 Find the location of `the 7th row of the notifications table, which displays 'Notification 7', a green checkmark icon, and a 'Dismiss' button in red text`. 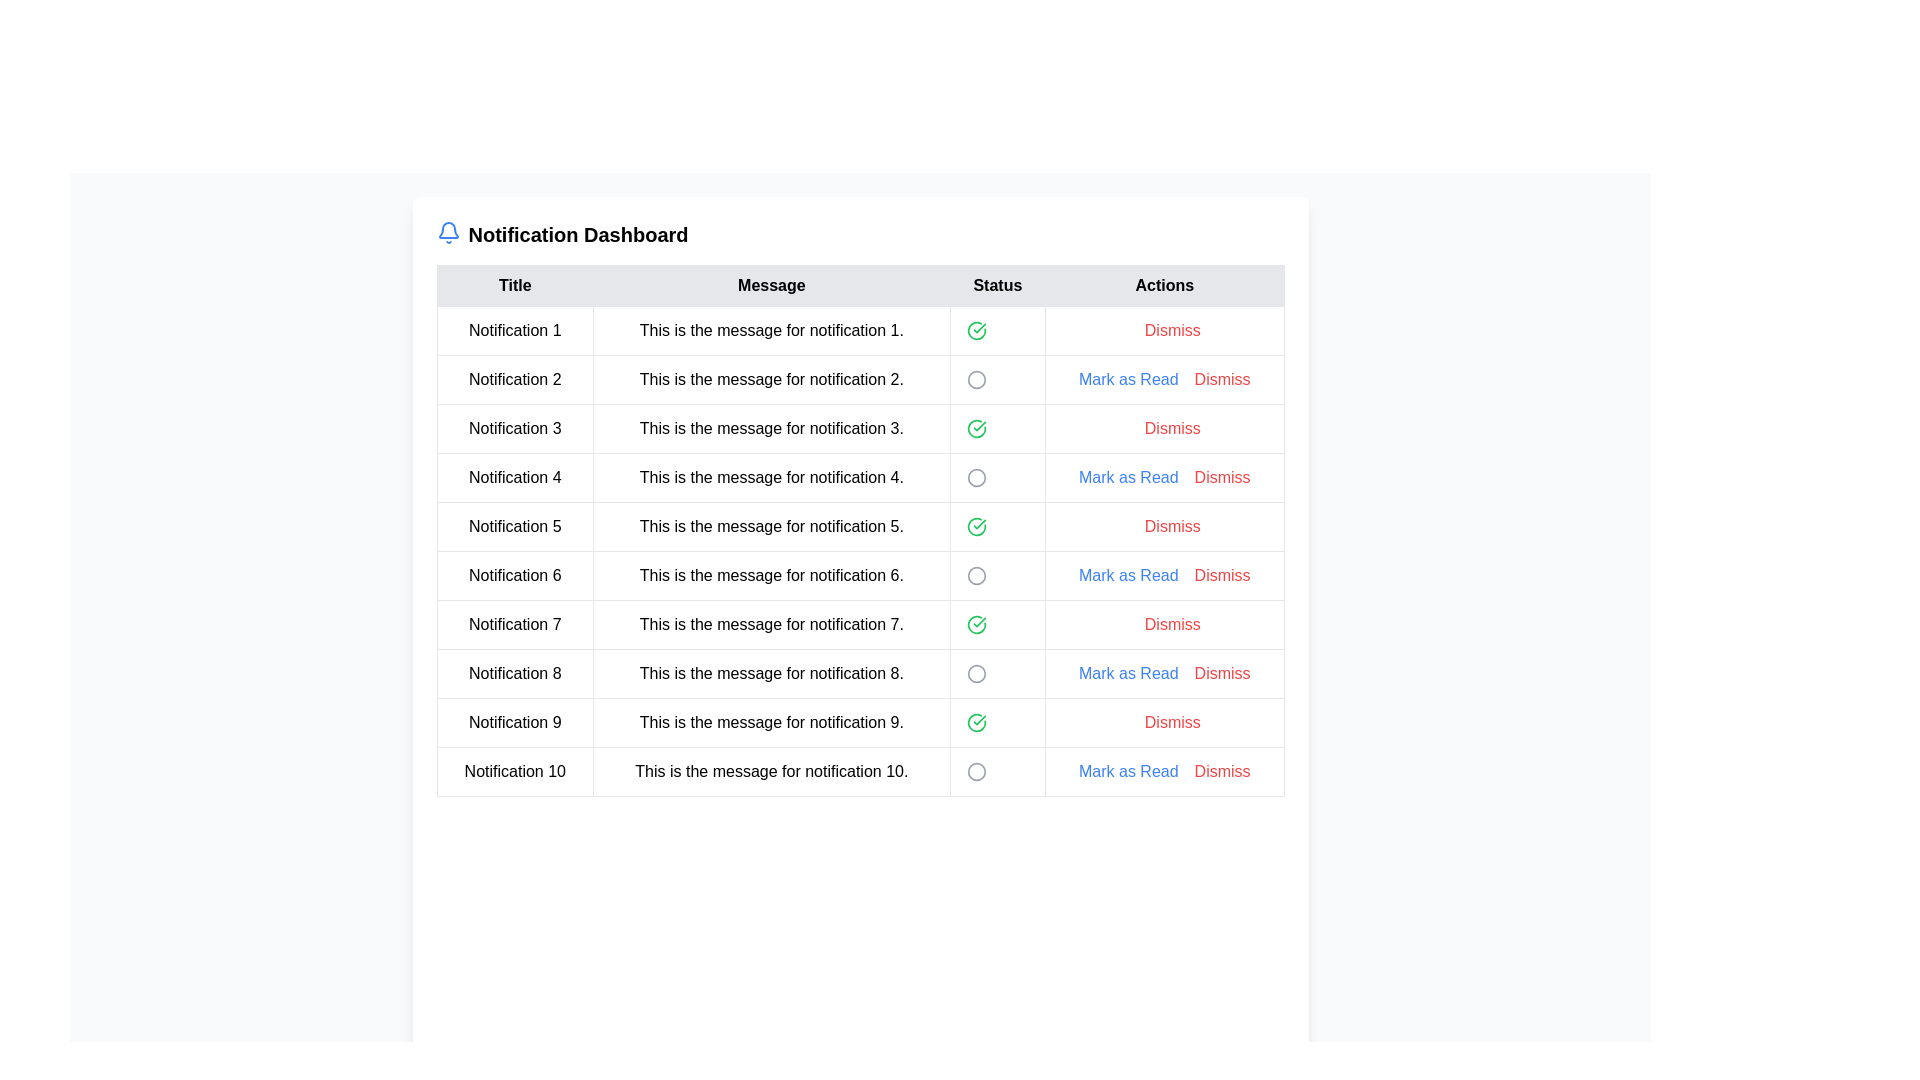

the 7th row of the notifications table, which displays 'Notification 7', a green checkmark icon, and a 'Dismiss' button in red text is located at coordinates (860, 623).